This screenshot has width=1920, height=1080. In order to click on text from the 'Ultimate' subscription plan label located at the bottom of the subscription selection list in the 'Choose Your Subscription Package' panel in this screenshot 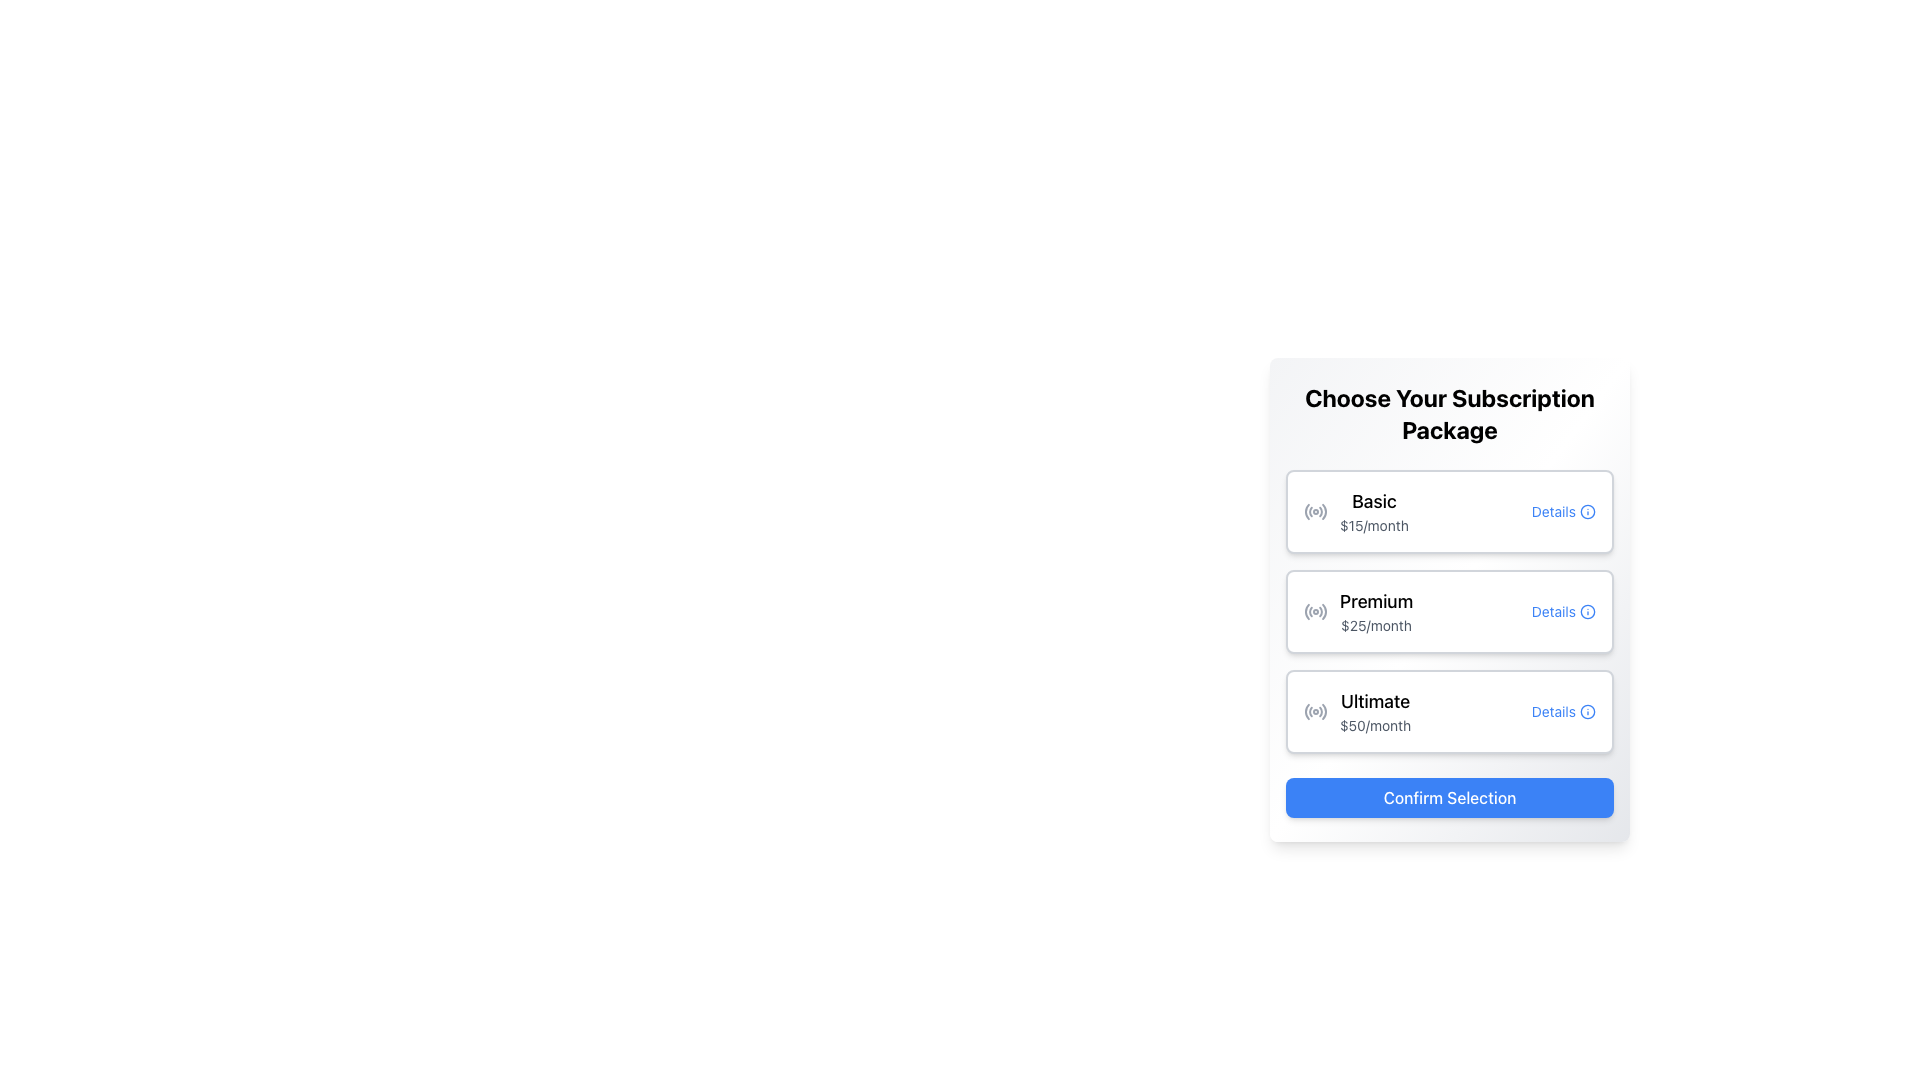, I will do `click(1374, 711)`.